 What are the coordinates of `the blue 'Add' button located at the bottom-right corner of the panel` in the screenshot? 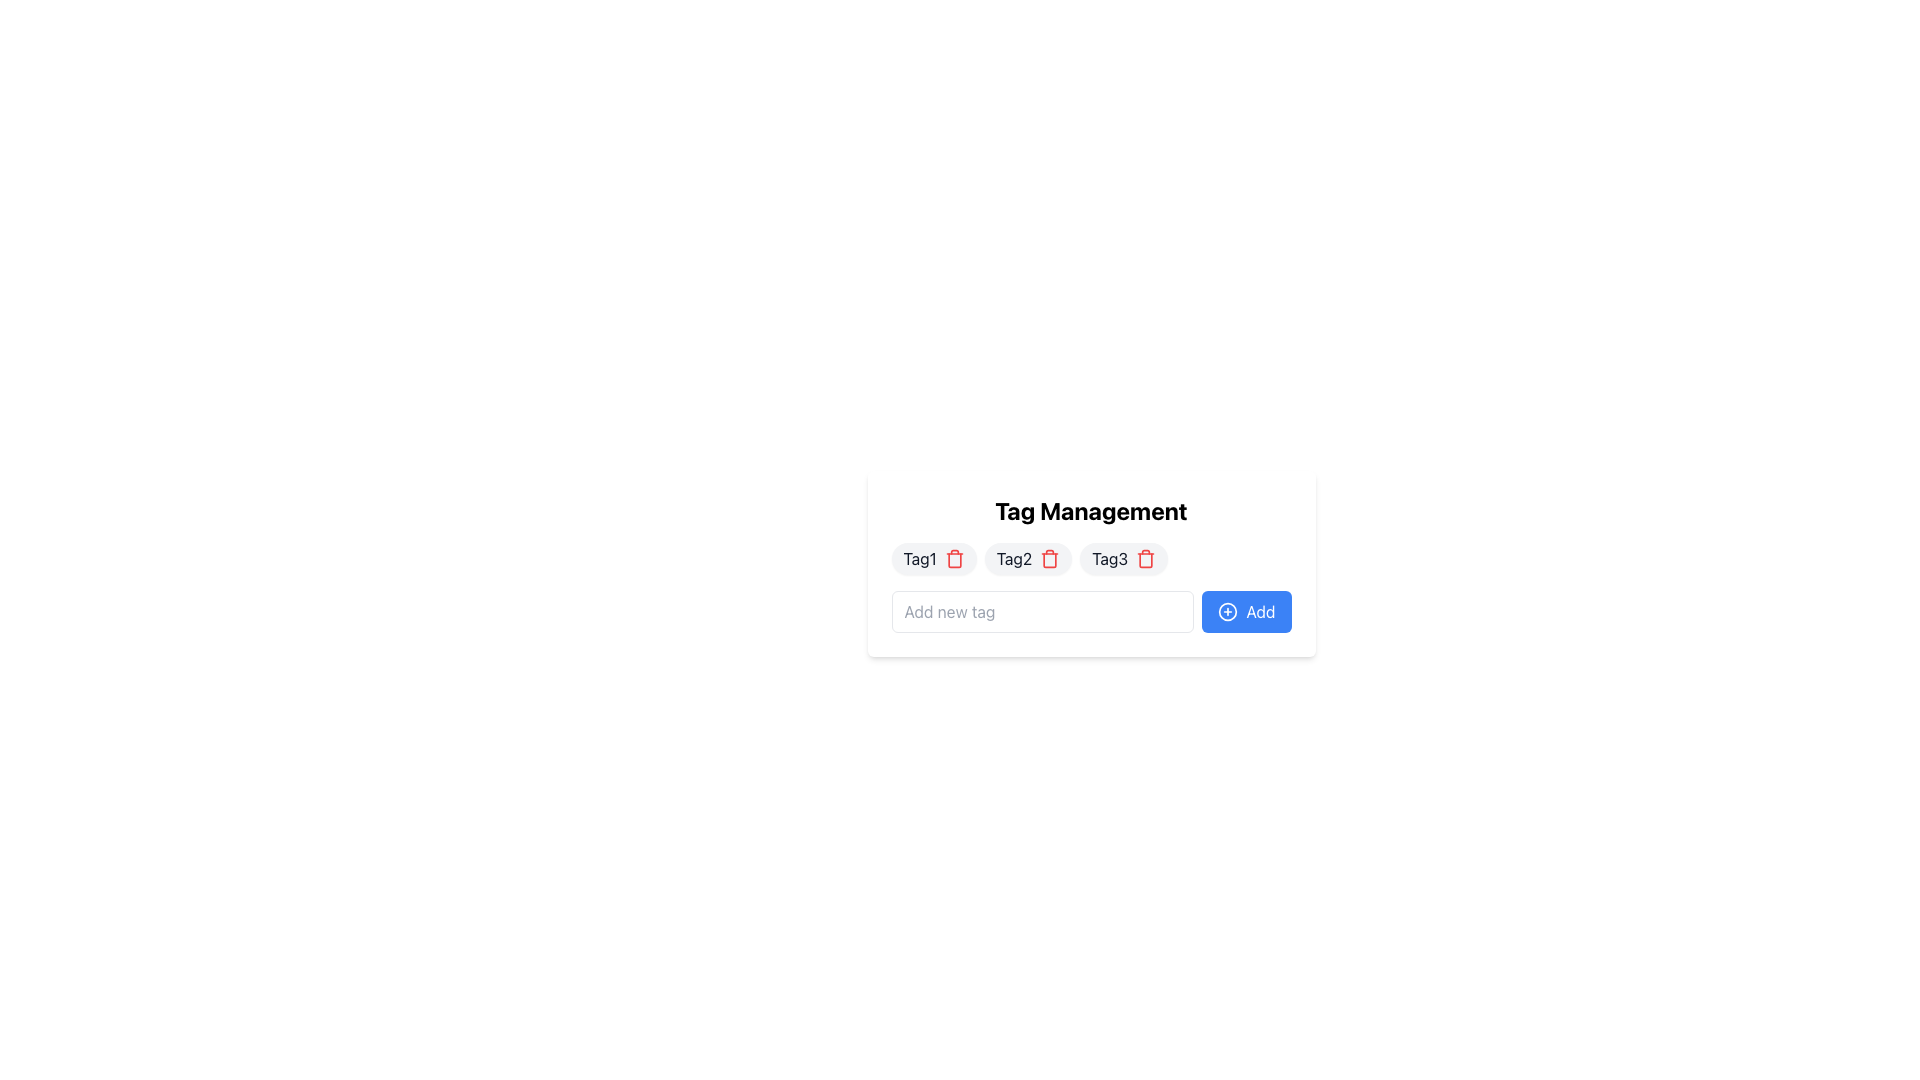 It's located at (1227, 611).